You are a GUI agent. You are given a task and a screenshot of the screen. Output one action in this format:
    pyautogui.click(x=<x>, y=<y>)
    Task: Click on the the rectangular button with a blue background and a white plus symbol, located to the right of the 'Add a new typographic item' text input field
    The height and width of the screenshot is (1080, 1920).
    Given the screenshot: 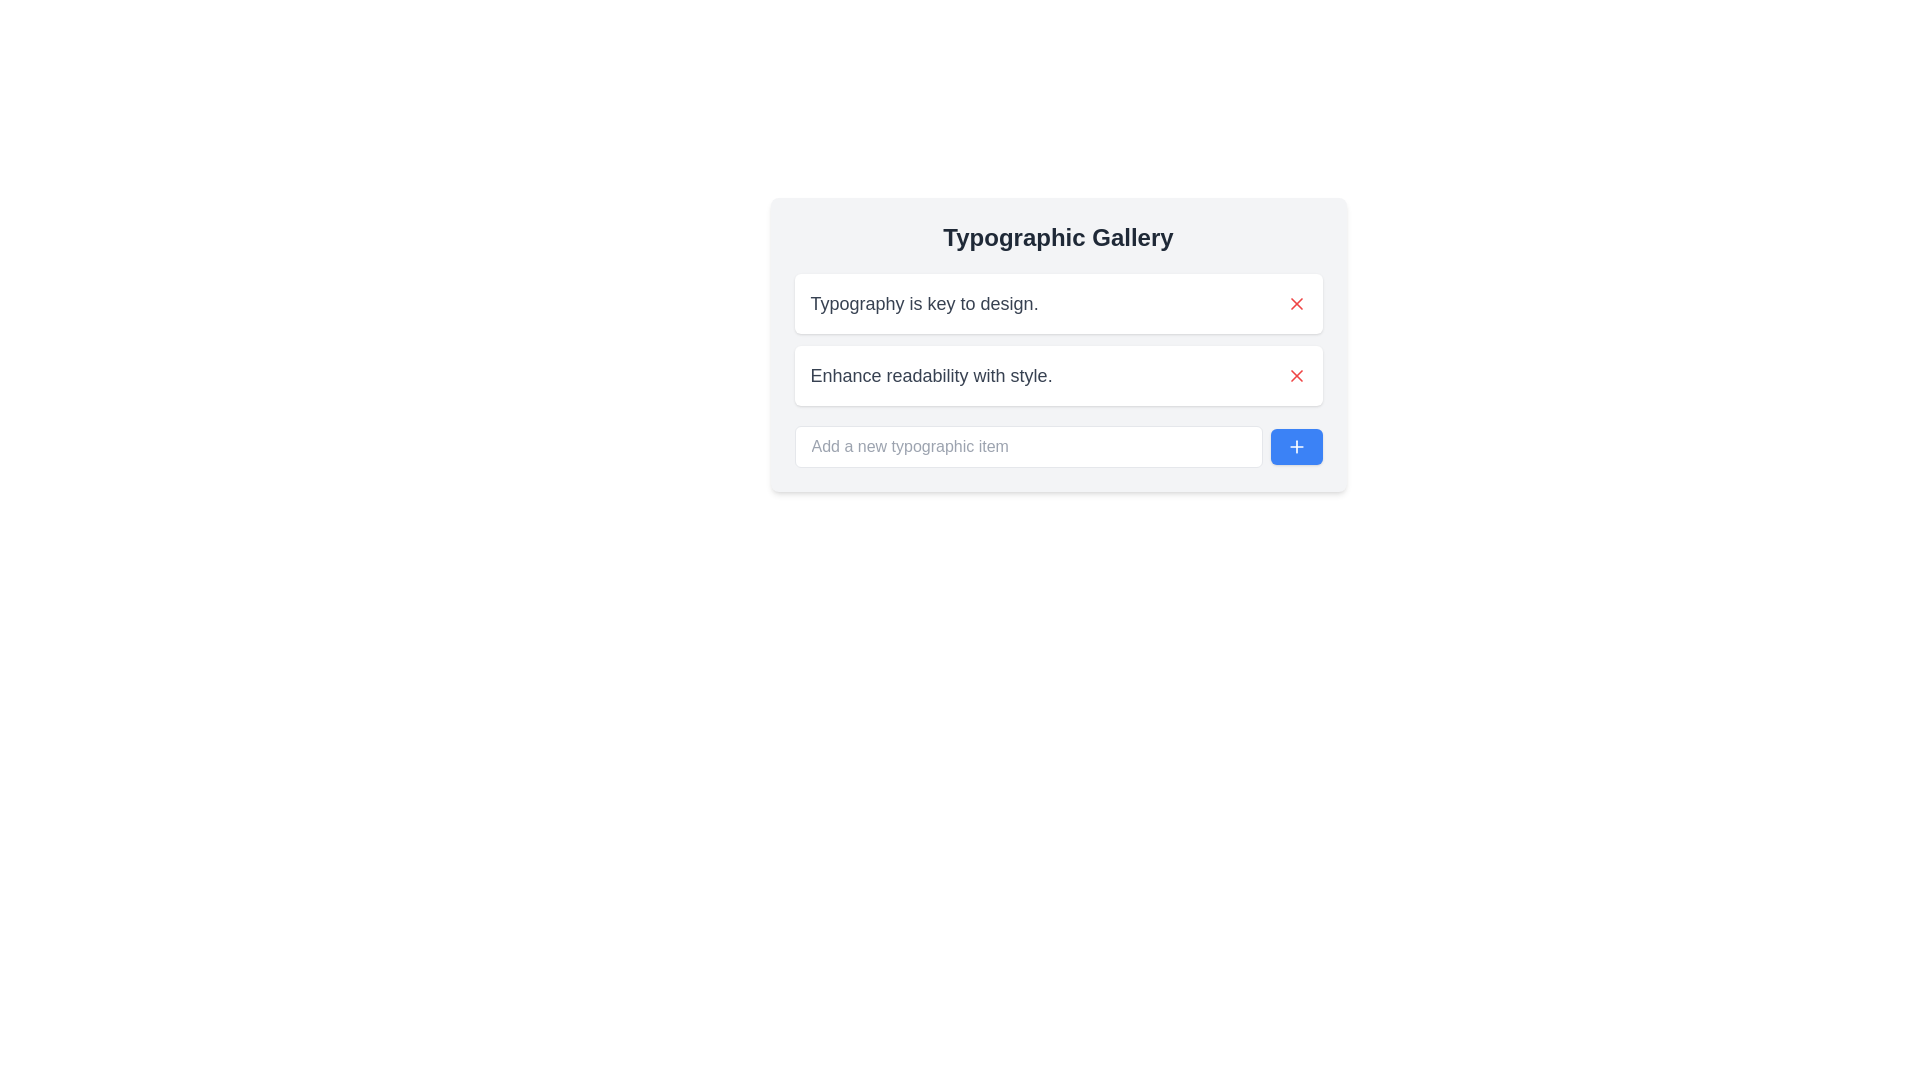 What is the action you would take?
    pyautogui.click(x=1296, y=446)
    